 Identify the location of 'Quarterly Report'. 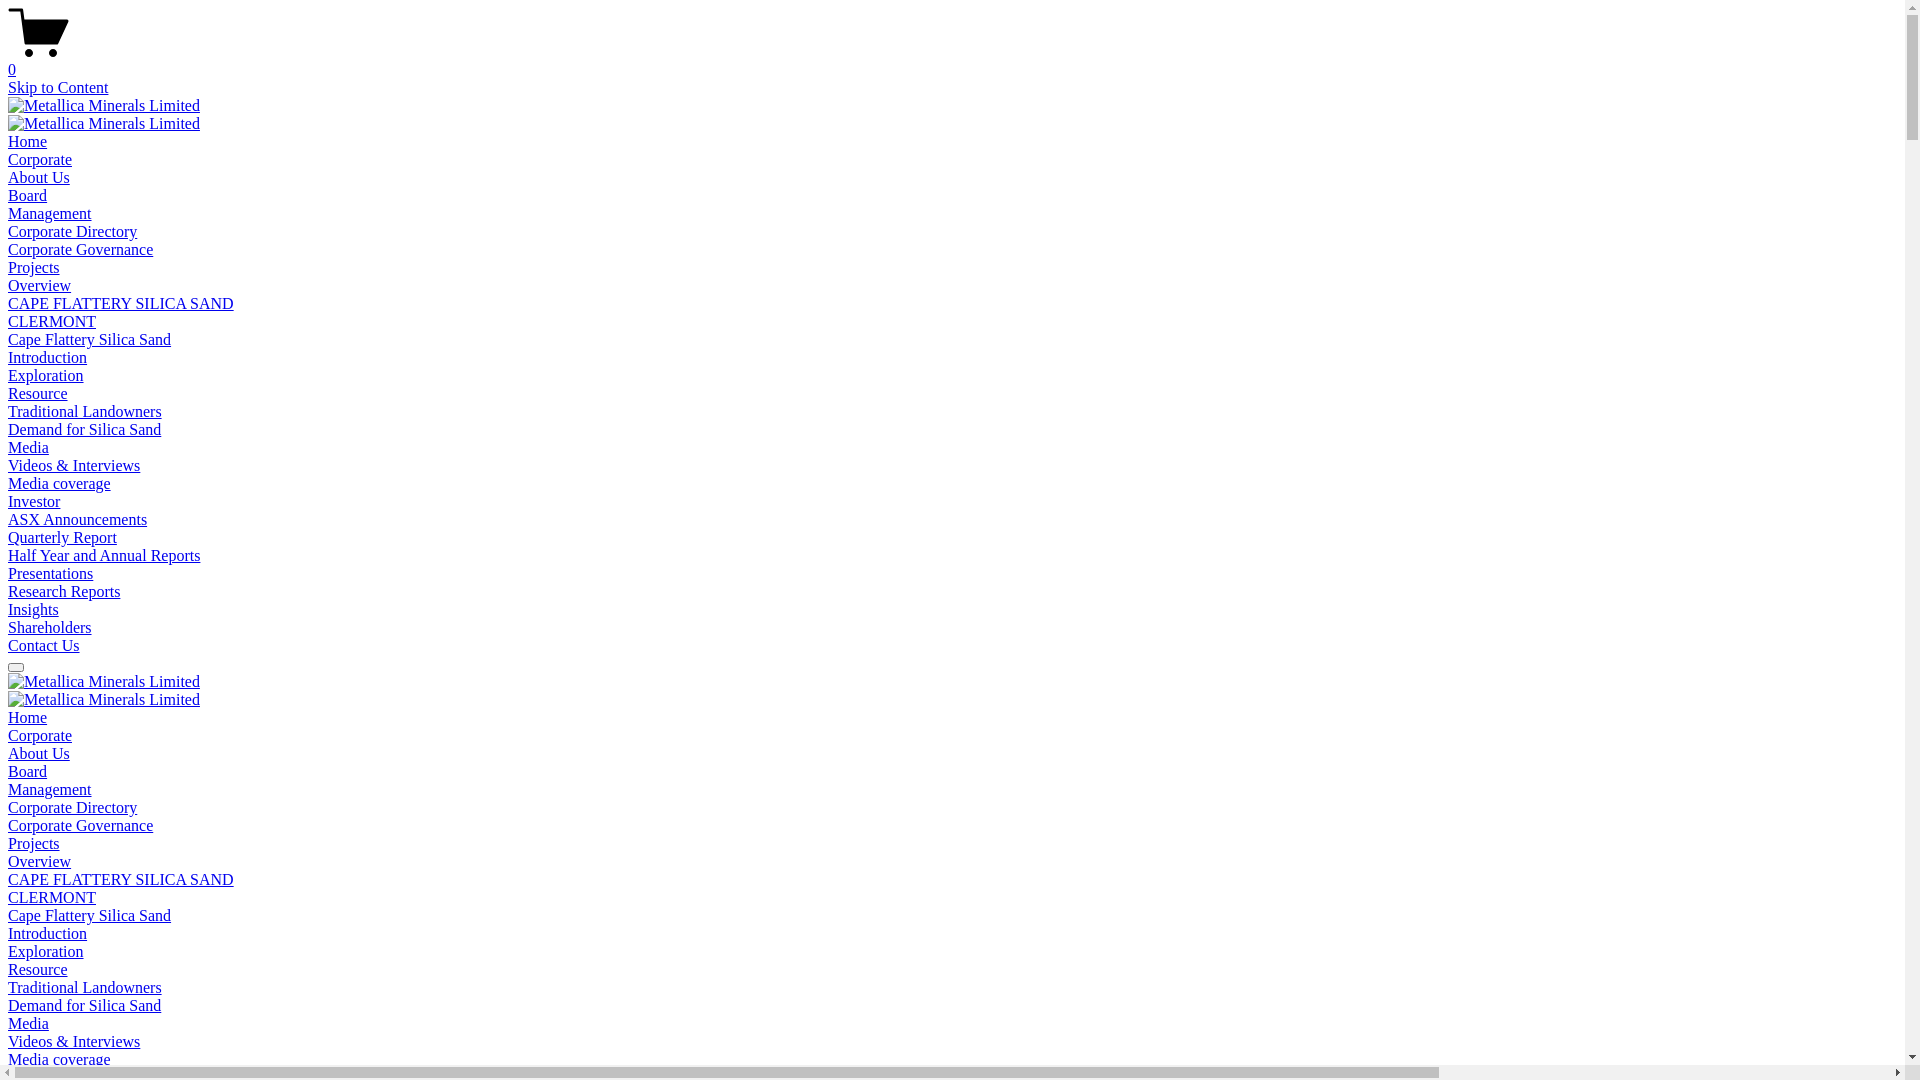
(62, 536).